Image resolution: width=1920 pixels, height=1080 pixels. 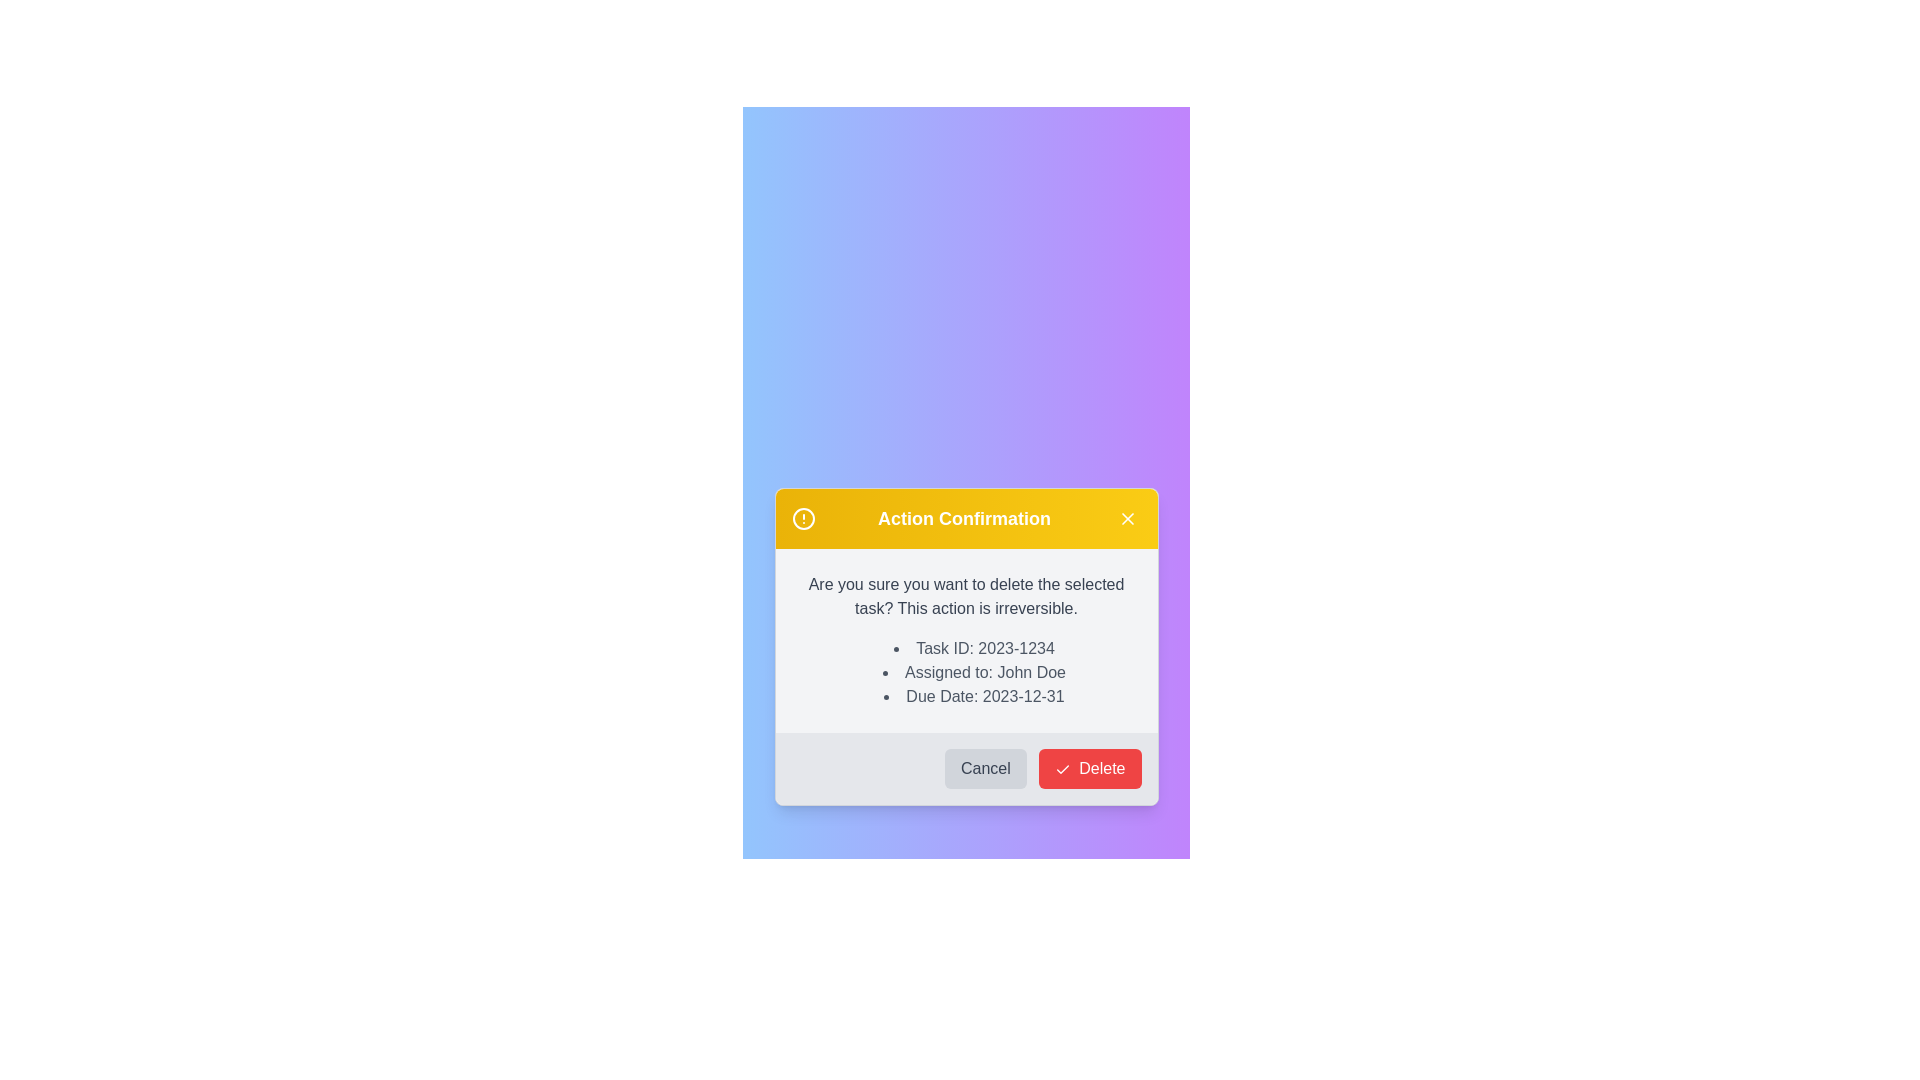 What do you see at coordinates (1127, 518) in the screenshot?
I see `the small interactive button with a white 'X' icon located at the top-right corner of the yellow header bar in the confirmation dialog` at bounding box center [1127, 518].